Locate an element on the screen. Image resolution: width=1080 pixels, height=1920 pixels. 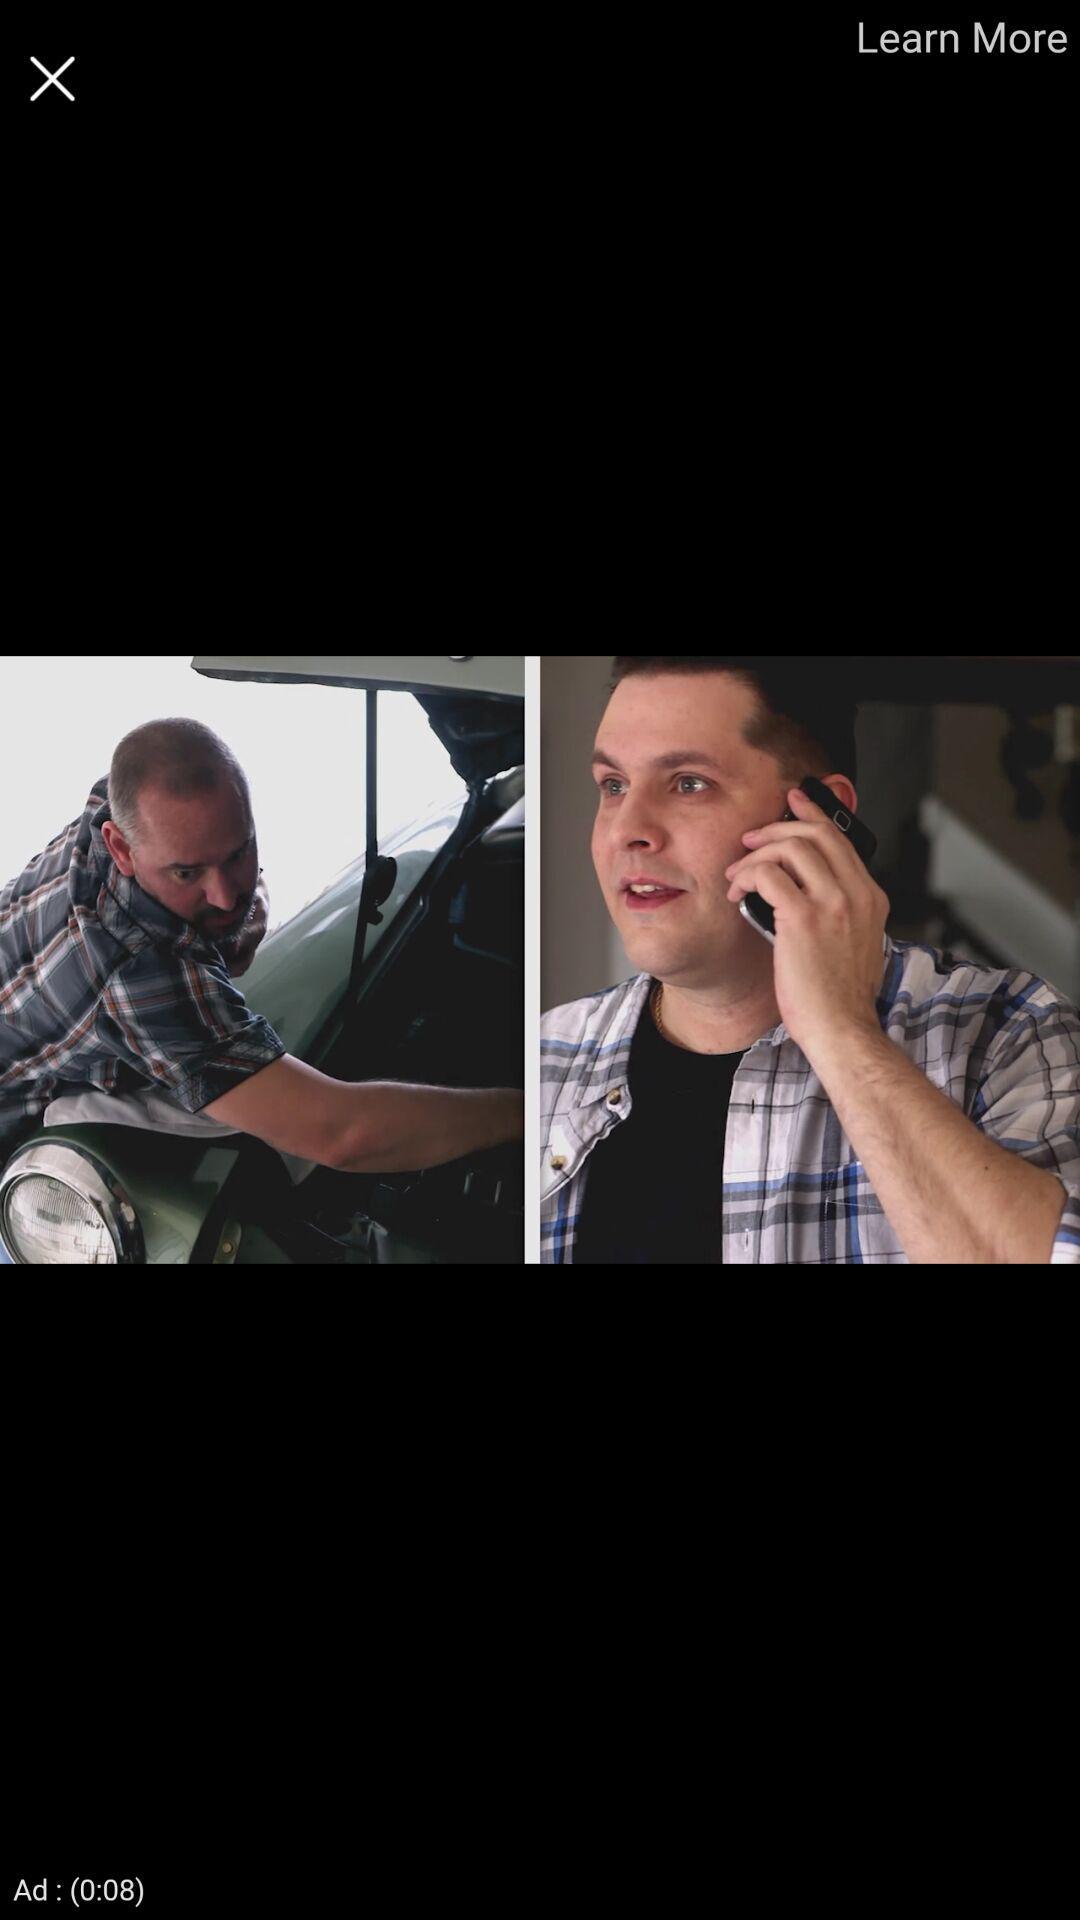
the close icon is located at coordinates (51, 78).